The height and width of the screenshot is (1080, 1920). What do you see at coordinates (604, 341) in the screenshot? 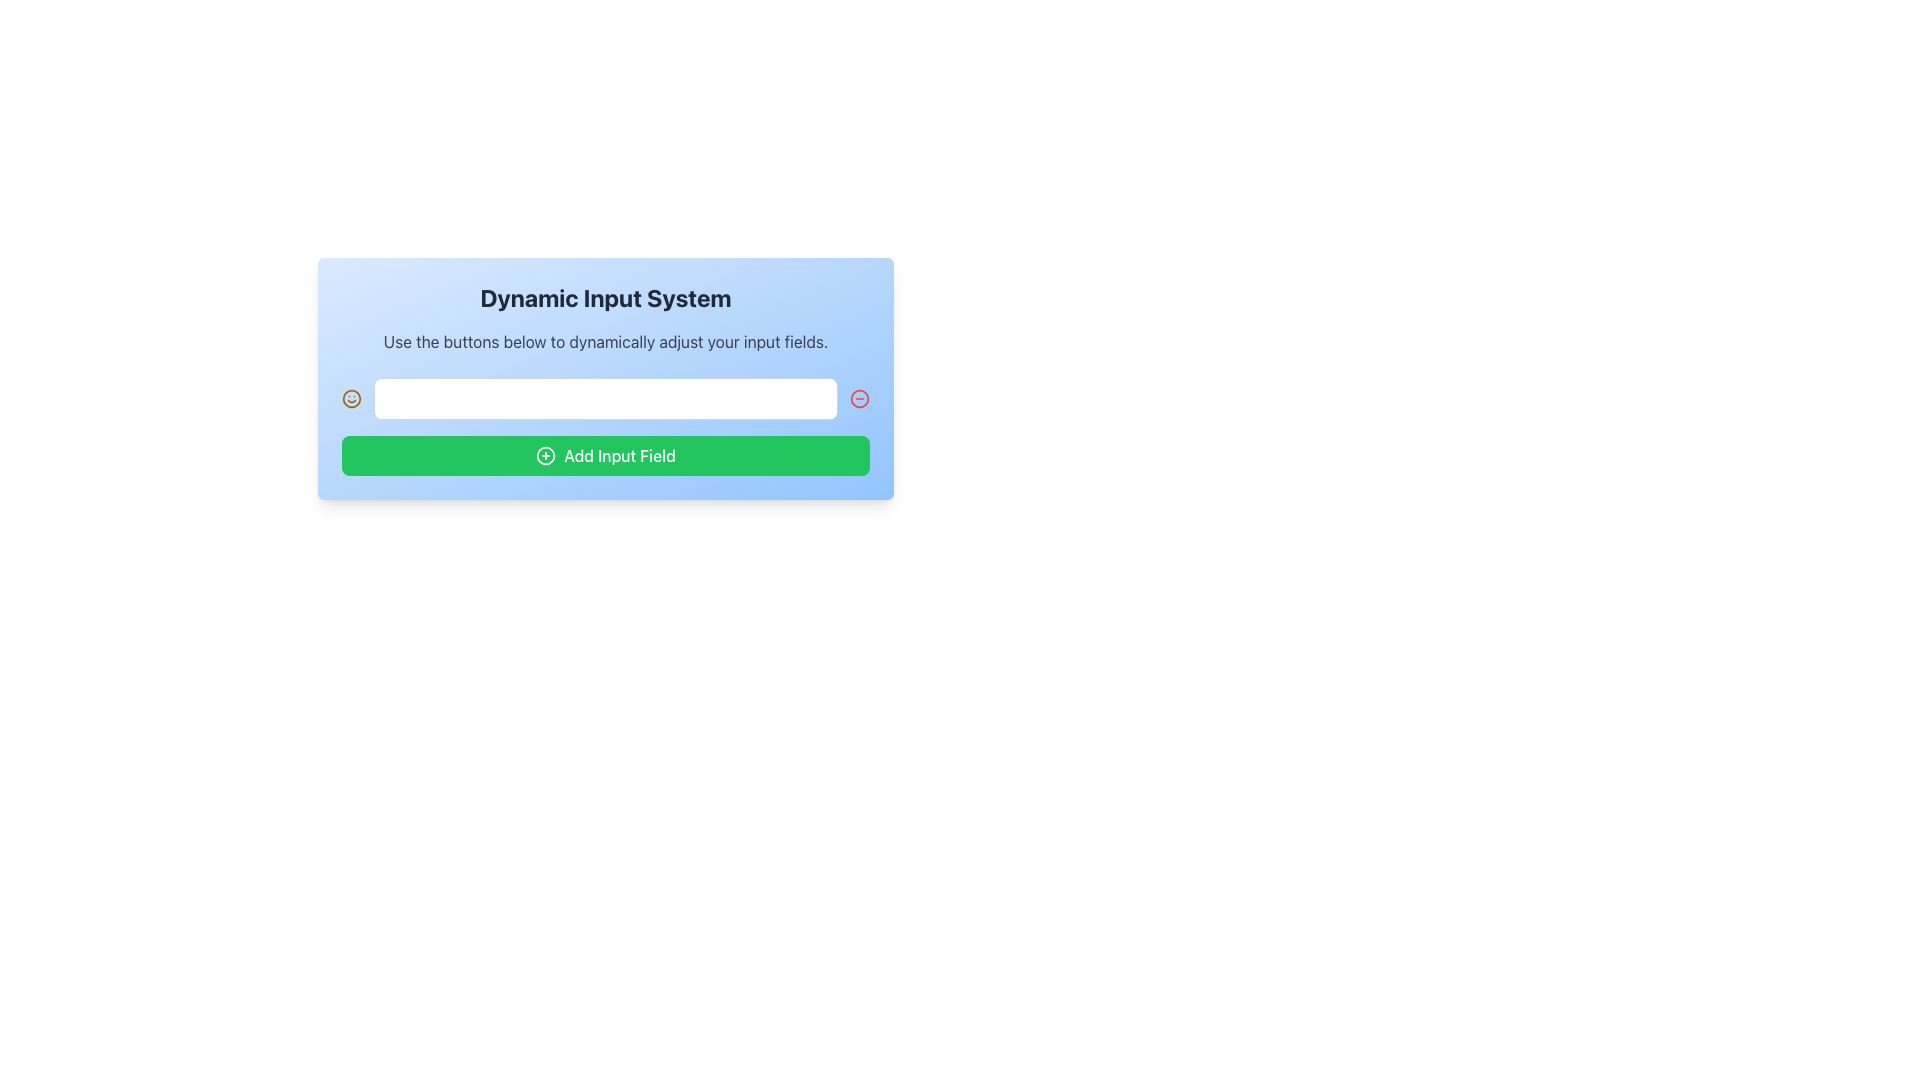
I see `the instructional static text that provides guidance on using buttons to modify input fields dynamically, located below the title 'Dynamic Input System'` at bounding box center [604, 341].